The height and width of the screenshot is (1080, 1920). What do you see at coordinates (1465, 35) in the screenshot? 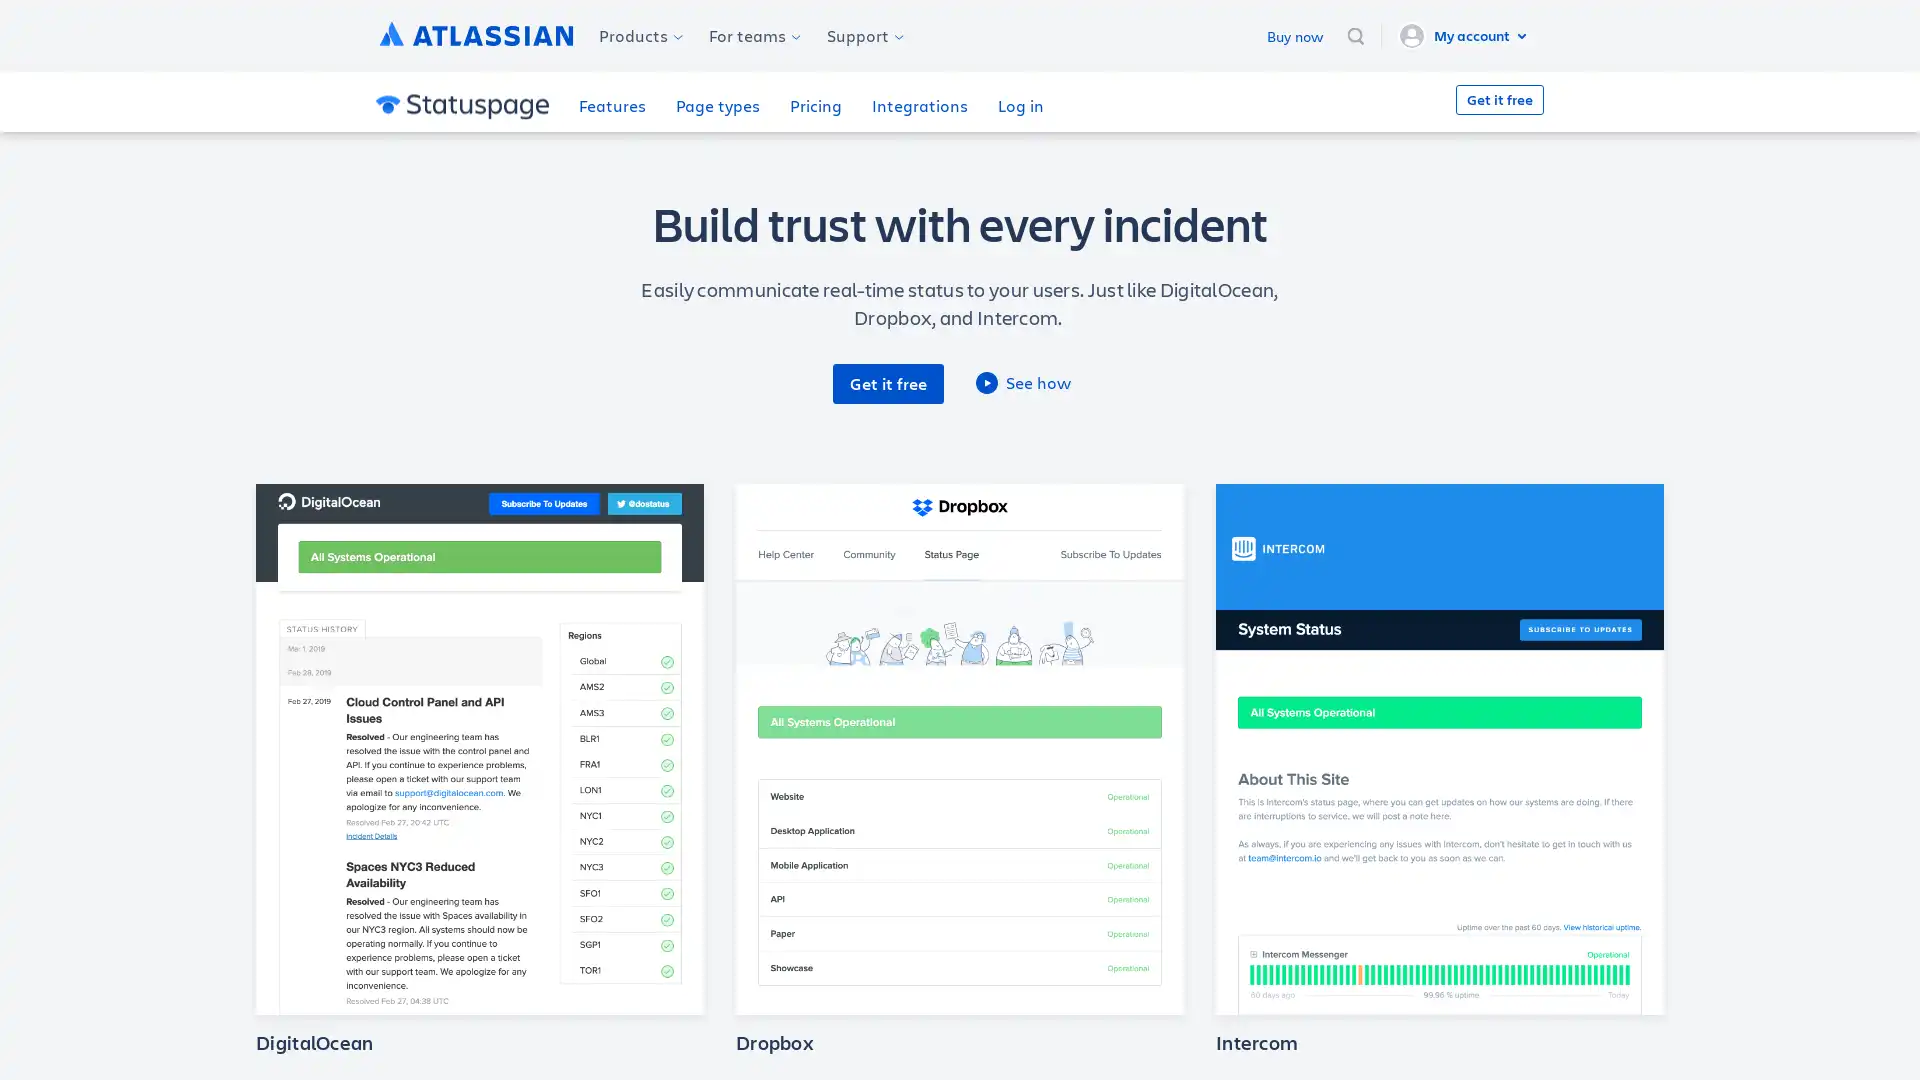
I see `My account open` at bounding box center [1465, 35].